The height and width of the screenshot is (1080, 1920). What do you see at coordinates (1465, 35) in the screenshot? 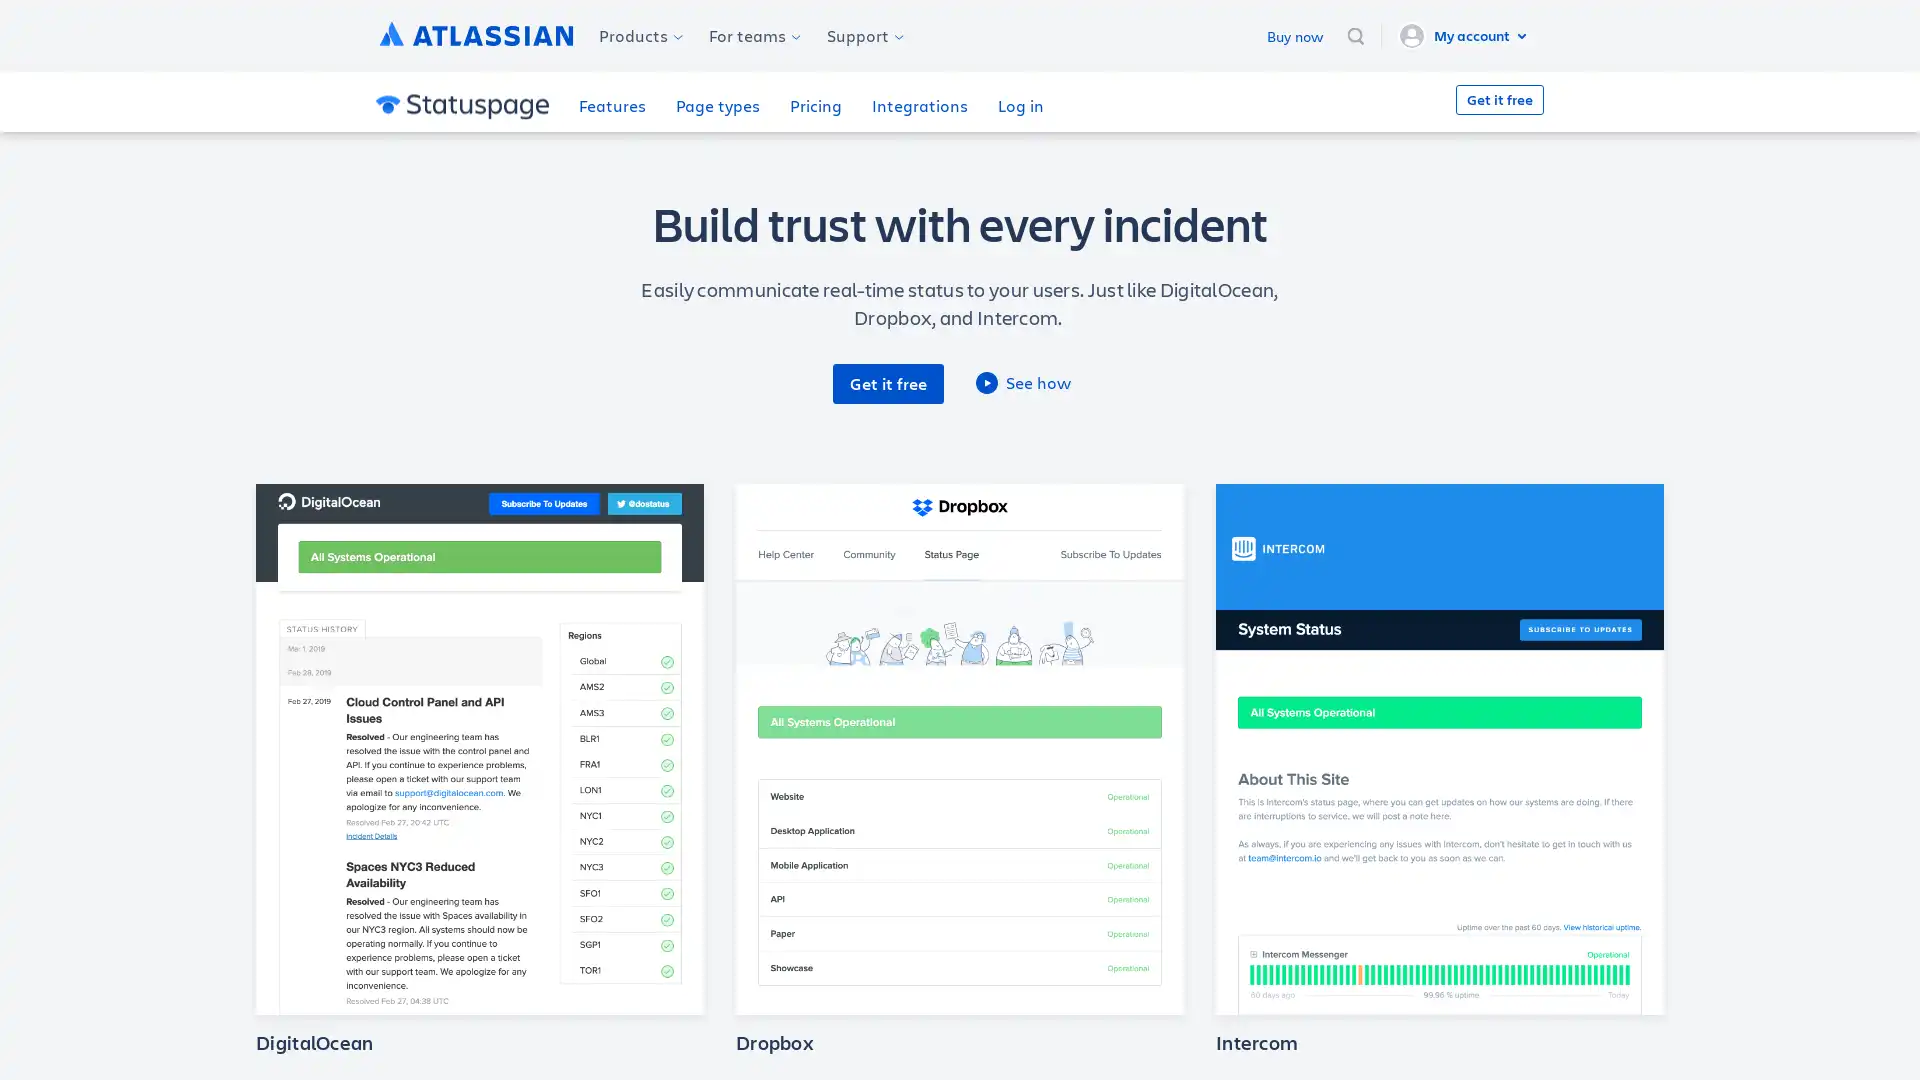
I see `My account open` at bounding box center [1465, 35].